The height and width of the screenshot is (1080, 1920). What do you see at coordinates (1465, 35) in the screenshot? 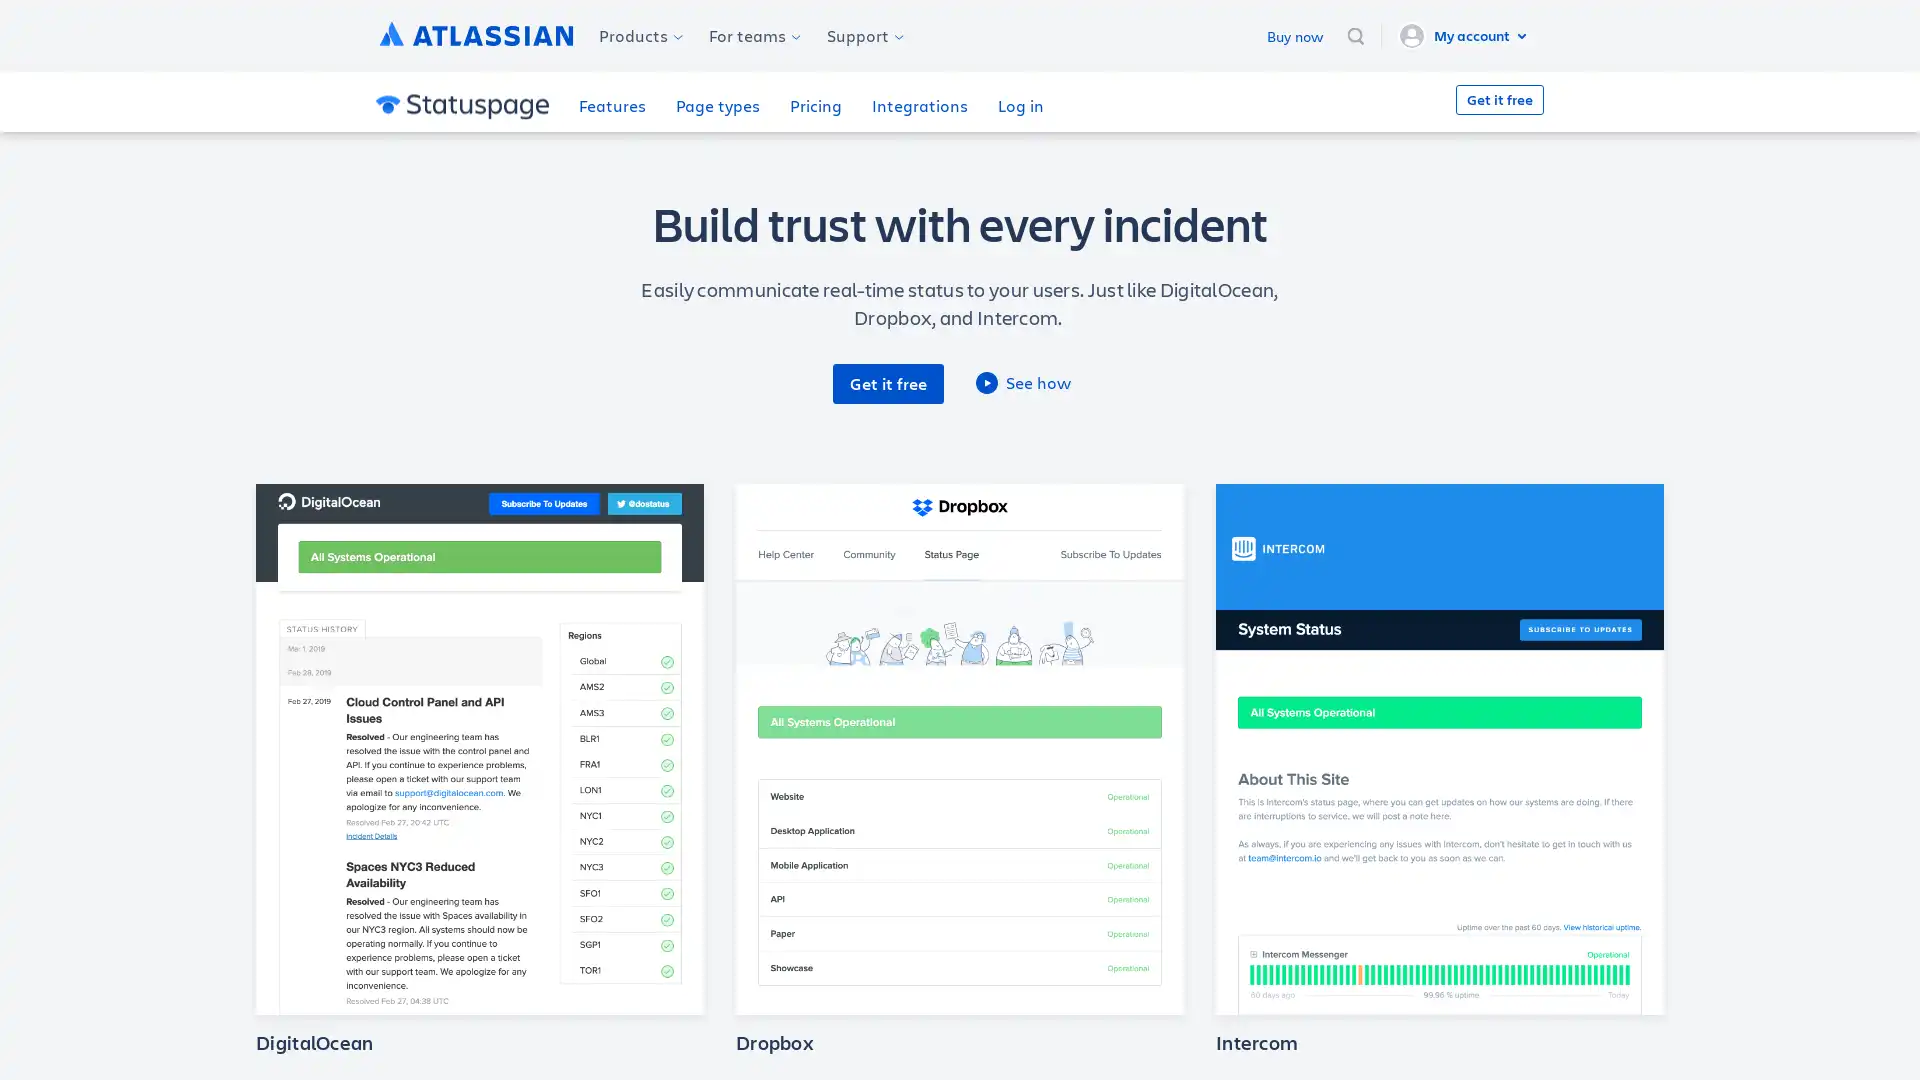
I see `My account open` at bounding box center [1465, 35].